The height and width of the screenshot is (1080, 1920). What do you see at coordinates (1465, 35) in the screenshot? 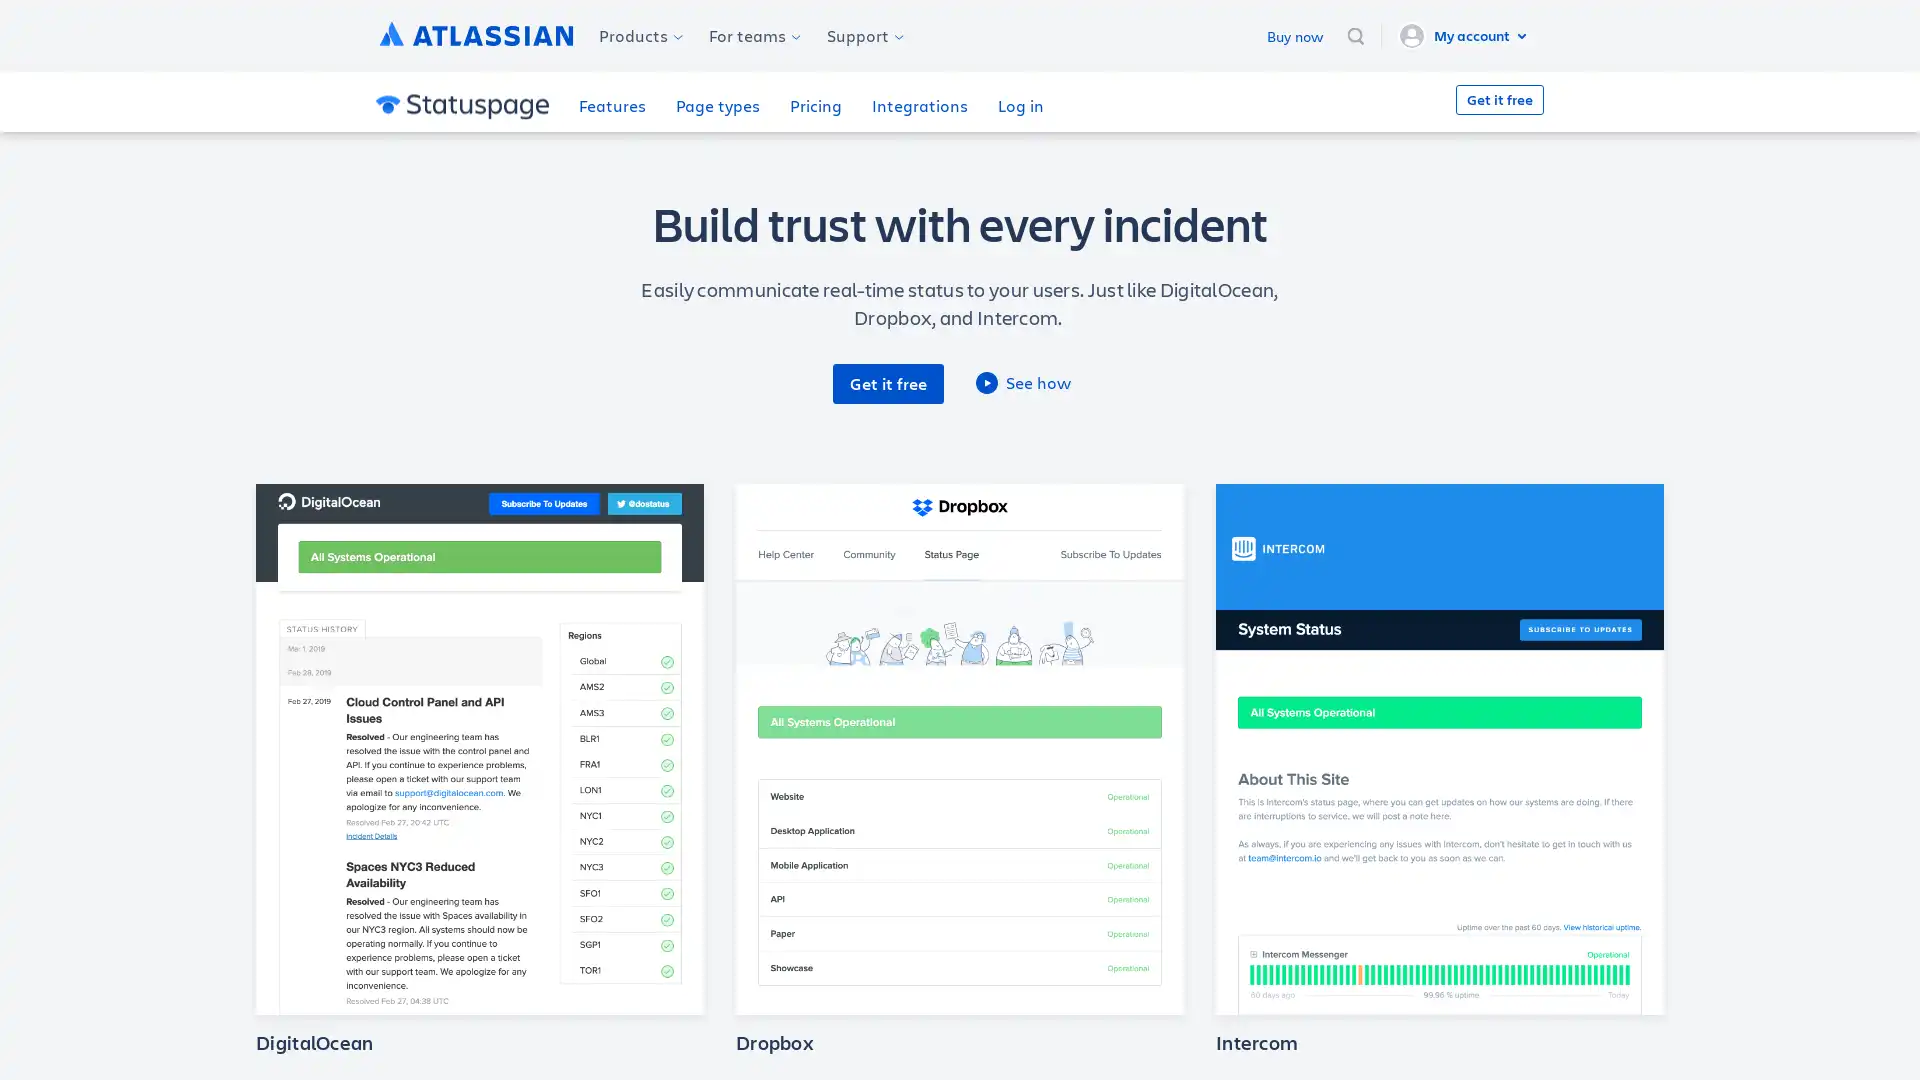
I see `My account open` at bounding box center [1465, 35].